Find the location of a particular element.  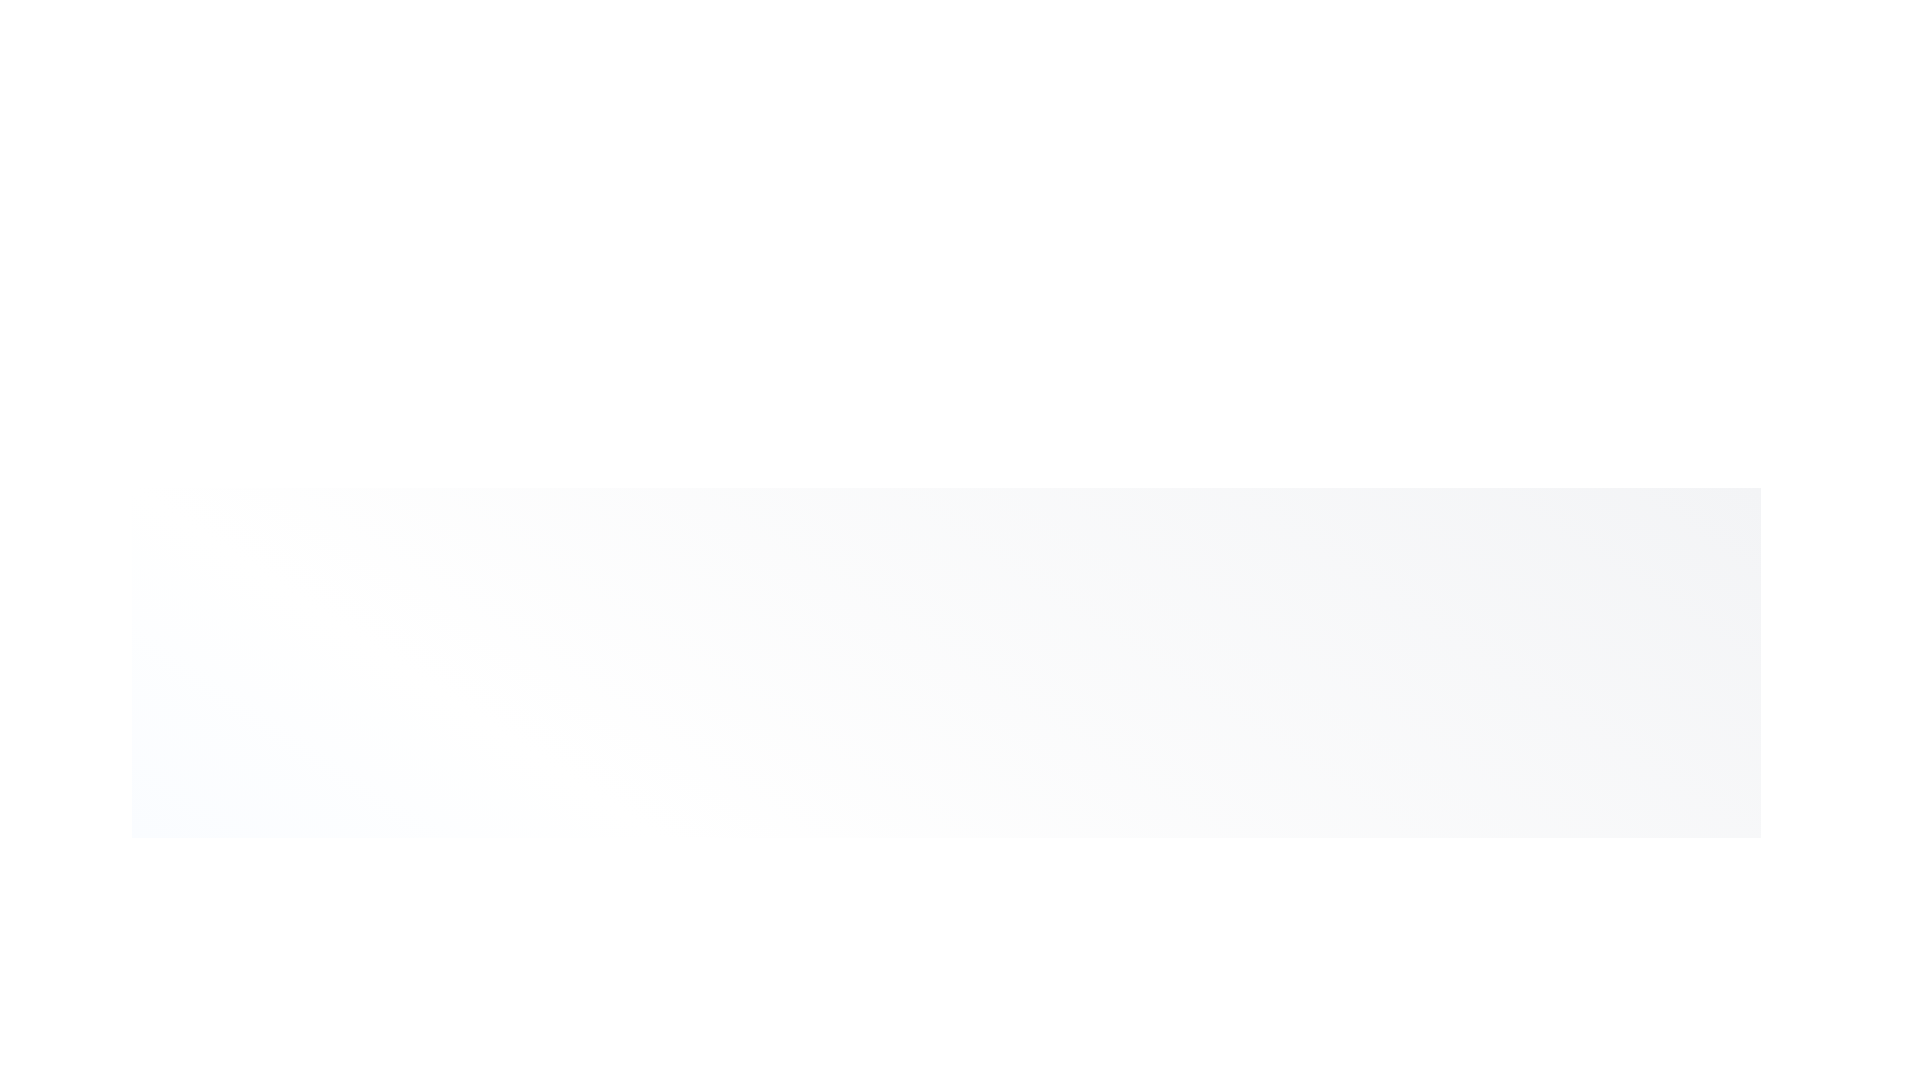

the Code tab to switch the content is located at coordinates (1013, 980).